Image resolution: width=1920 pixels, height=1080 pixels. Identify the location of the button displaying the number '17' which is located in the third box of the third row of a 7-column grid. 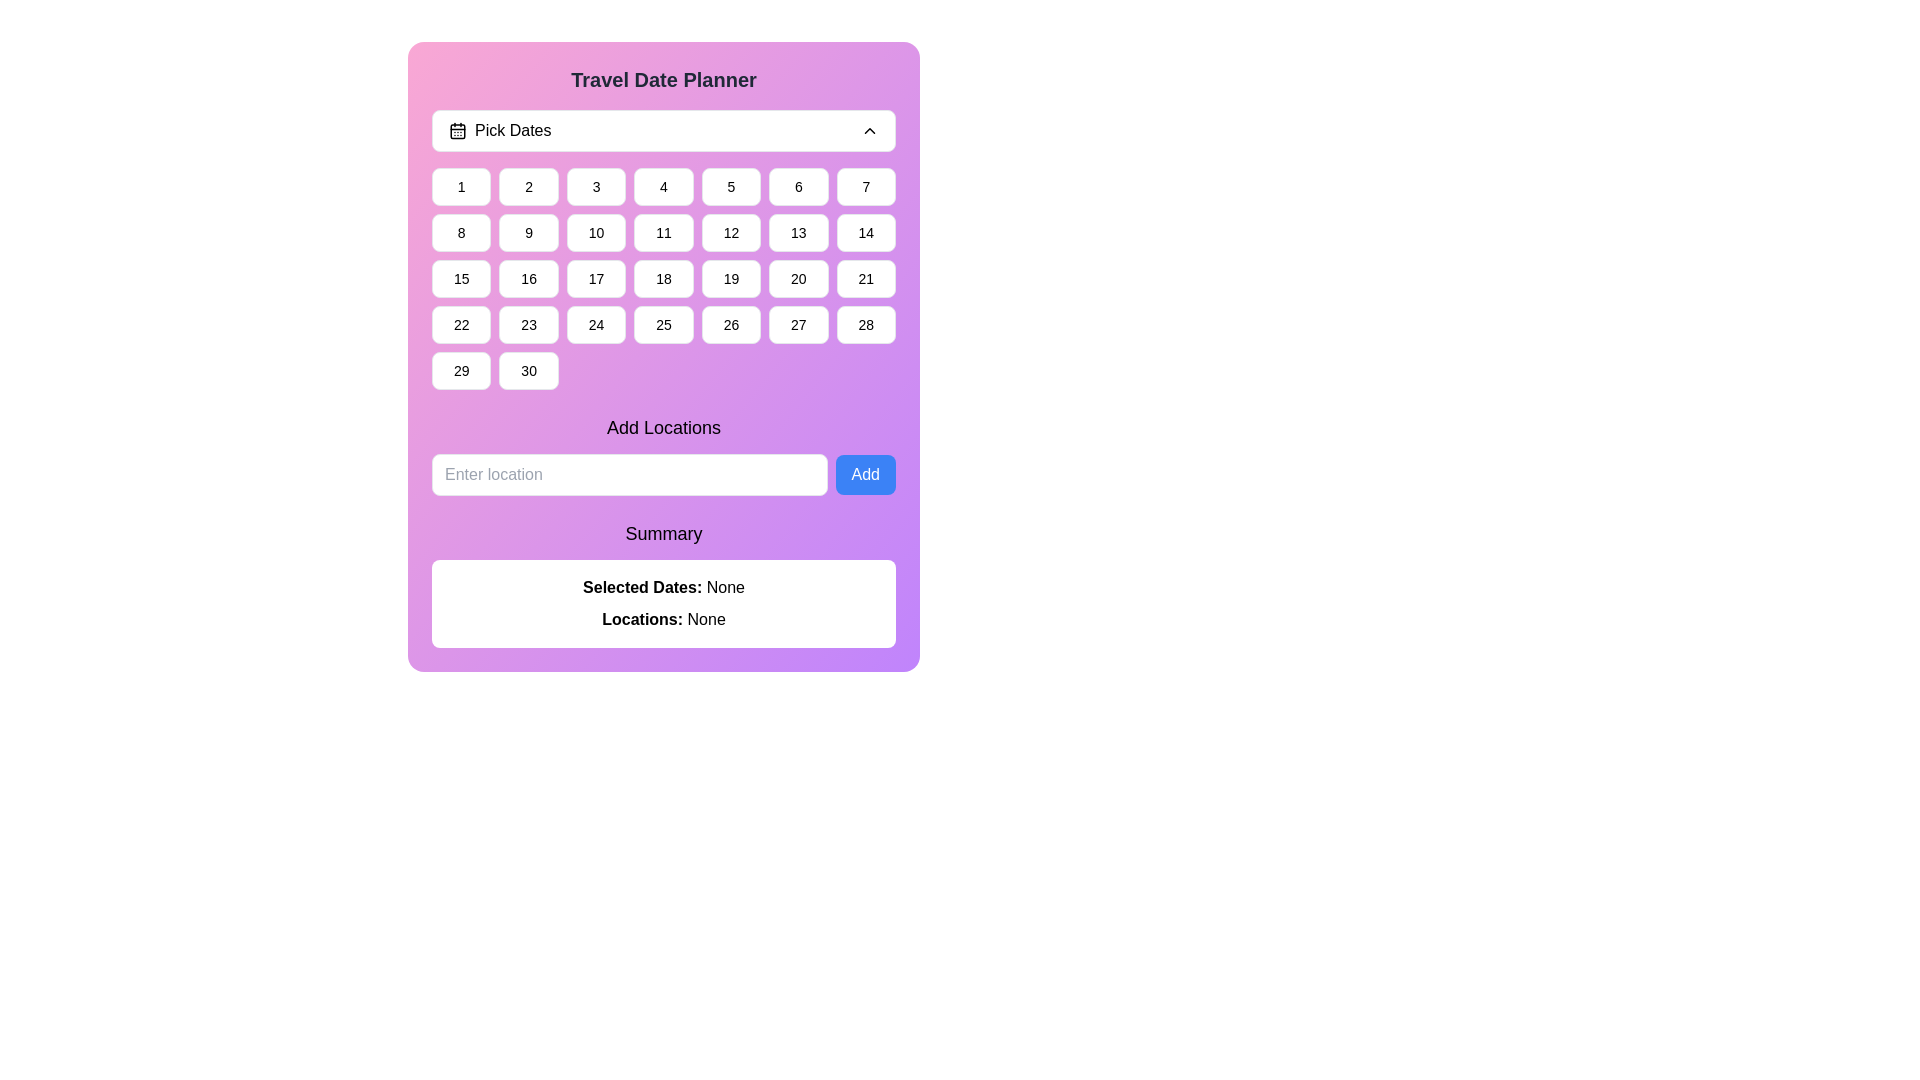
(595, 278).